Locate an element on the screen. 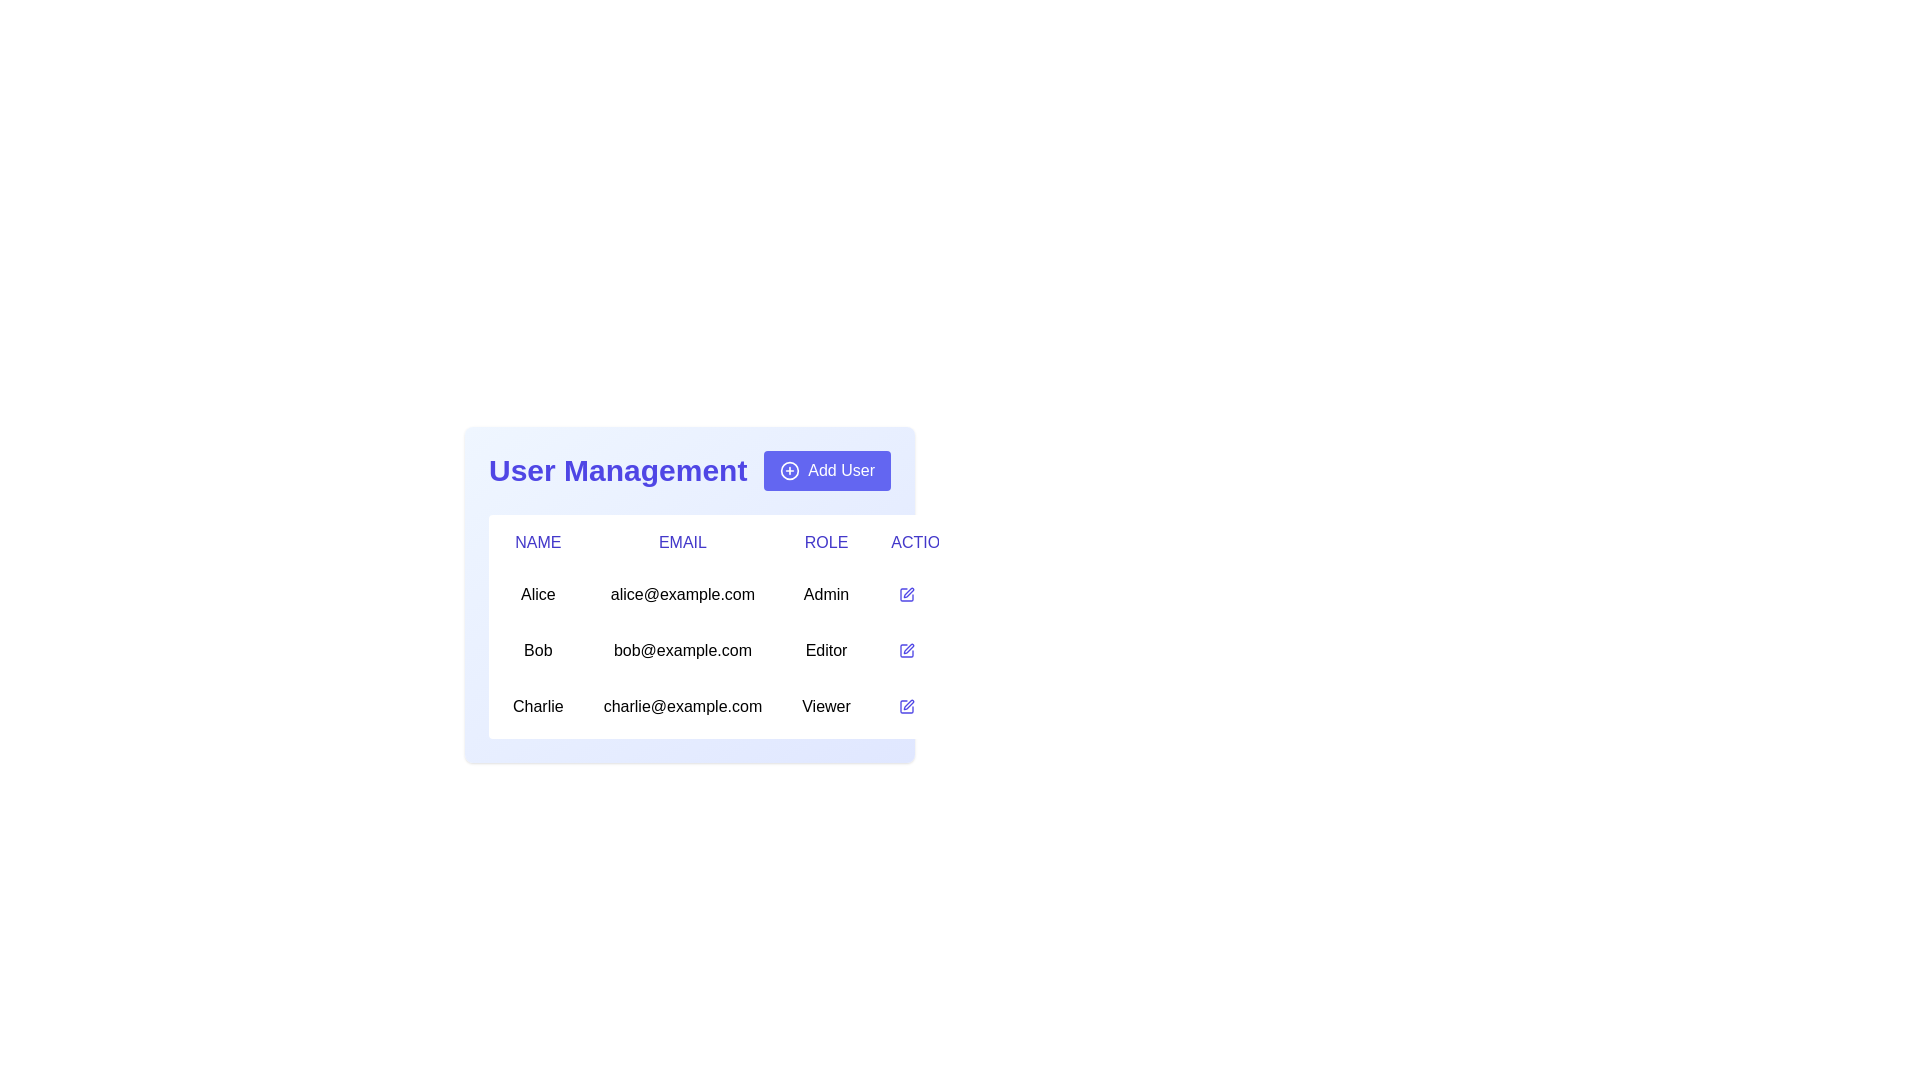 This screenshot has height=1080, width=1920. the Text Display element that shows the email address of user Charlie, located in the third row of the user information table under the 'EMAIL' column is located at coordinates (682, 705).